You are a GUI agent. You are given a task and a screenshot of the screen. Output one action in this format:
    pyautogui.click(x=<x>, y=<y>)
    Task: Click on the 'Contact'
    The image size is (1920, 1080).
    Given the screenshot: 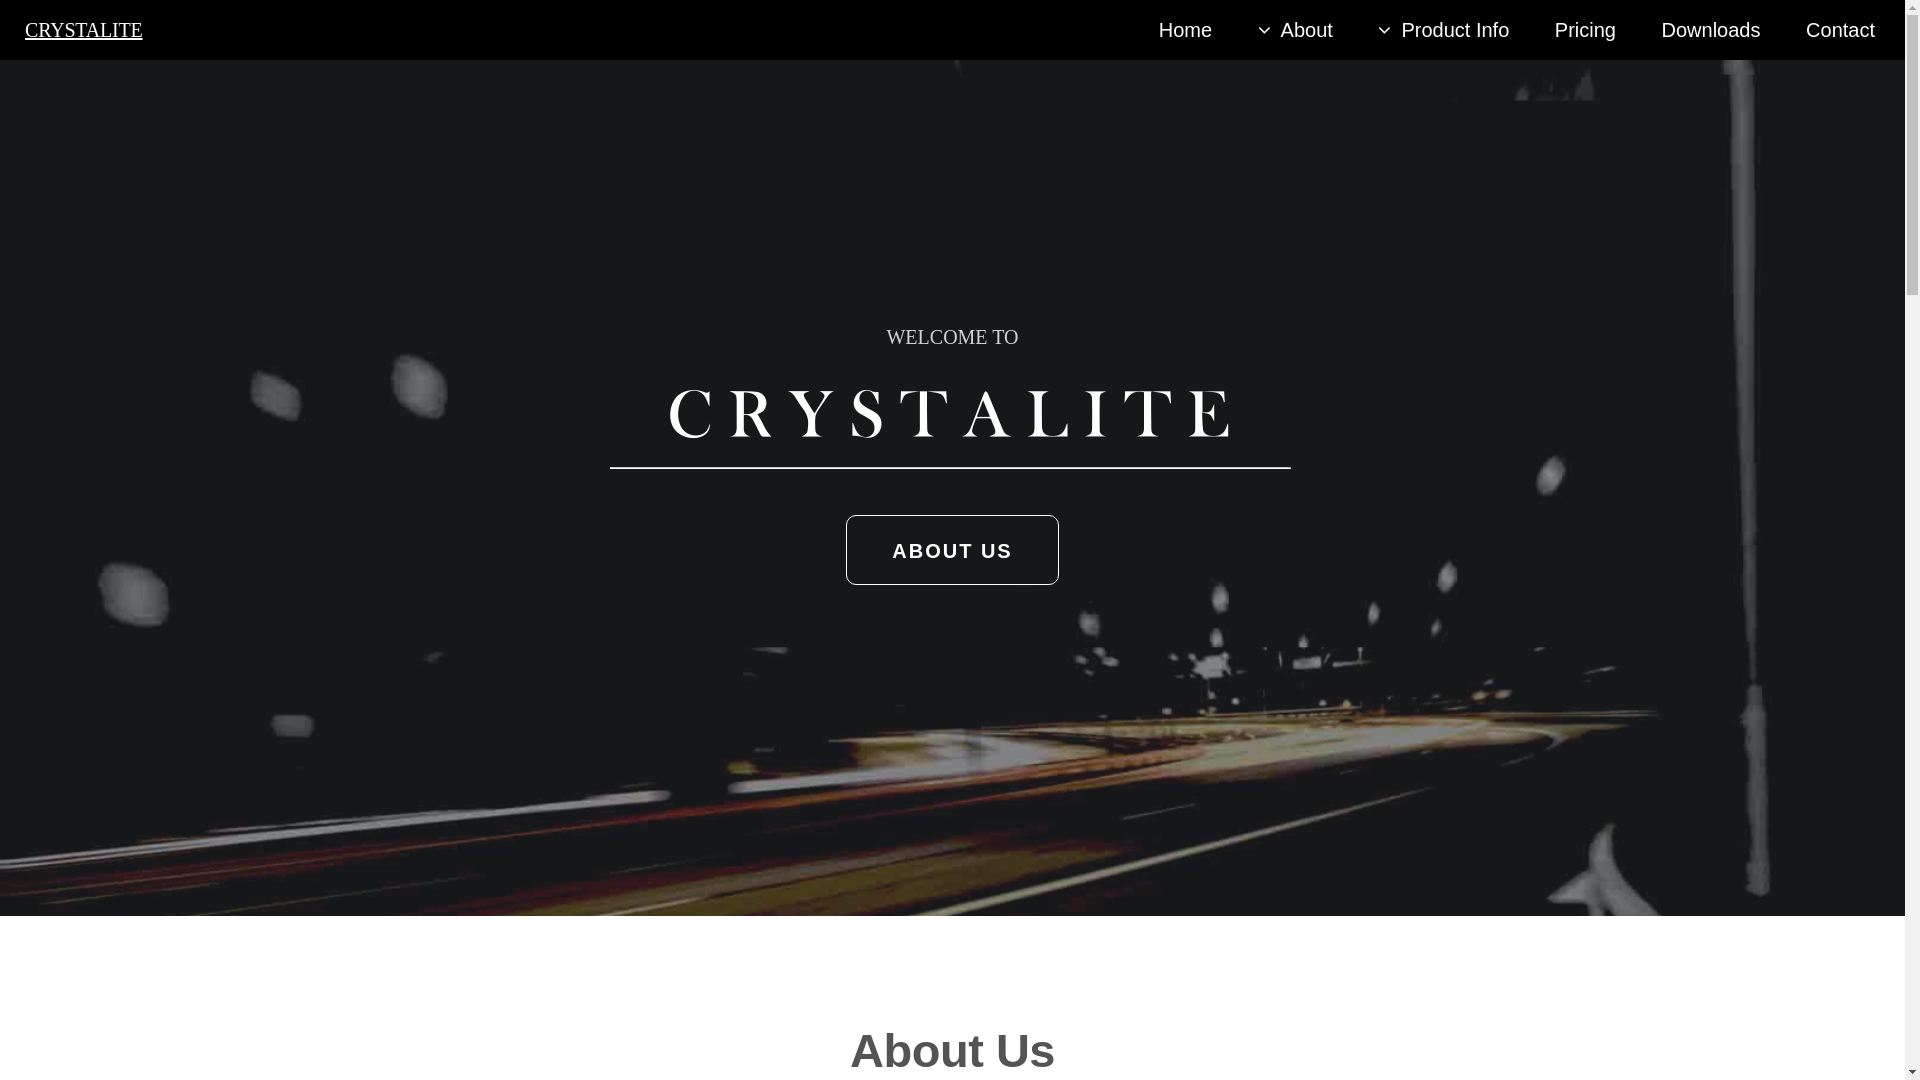 What is the action you would take?
    pyautogui.click(x=1840, y=30)
    